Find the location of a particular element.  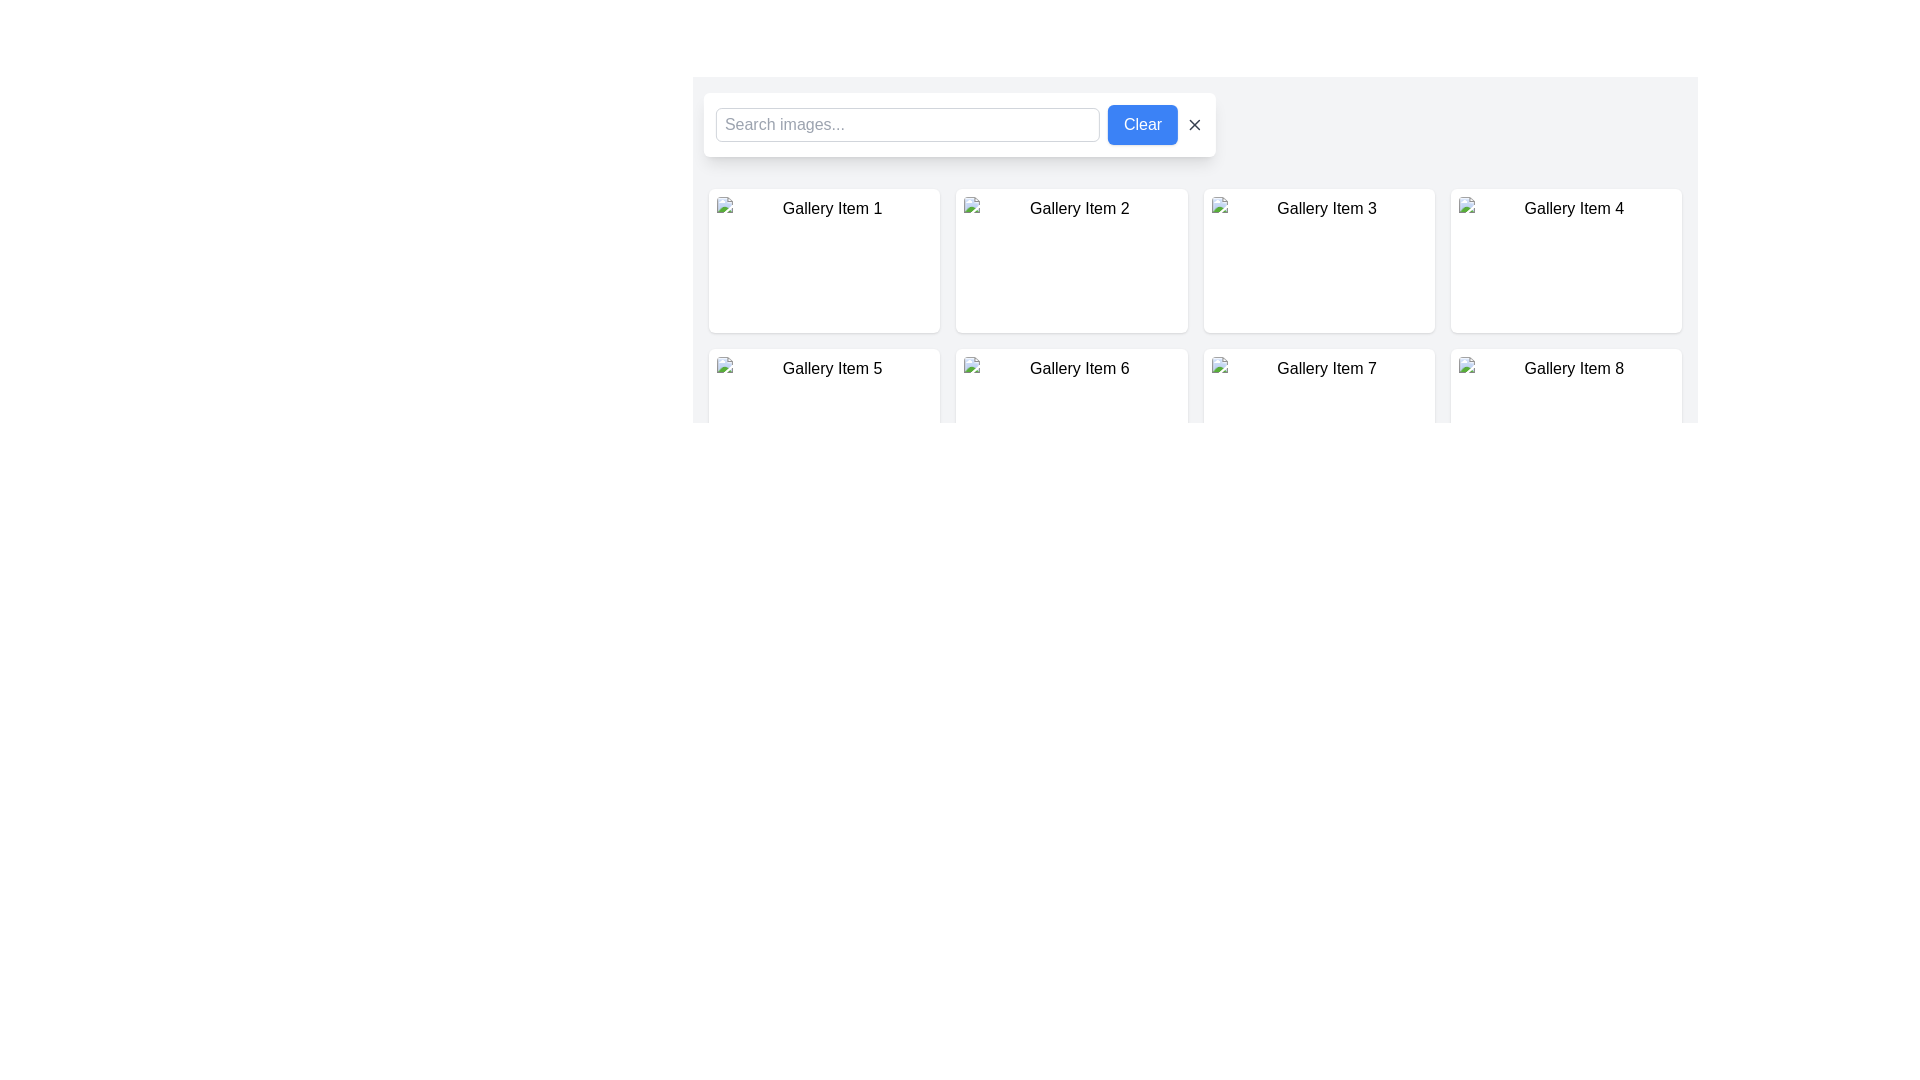

the thumbnail for 'Gallery Item 3', which is located is located at coordinates (1319, 260).